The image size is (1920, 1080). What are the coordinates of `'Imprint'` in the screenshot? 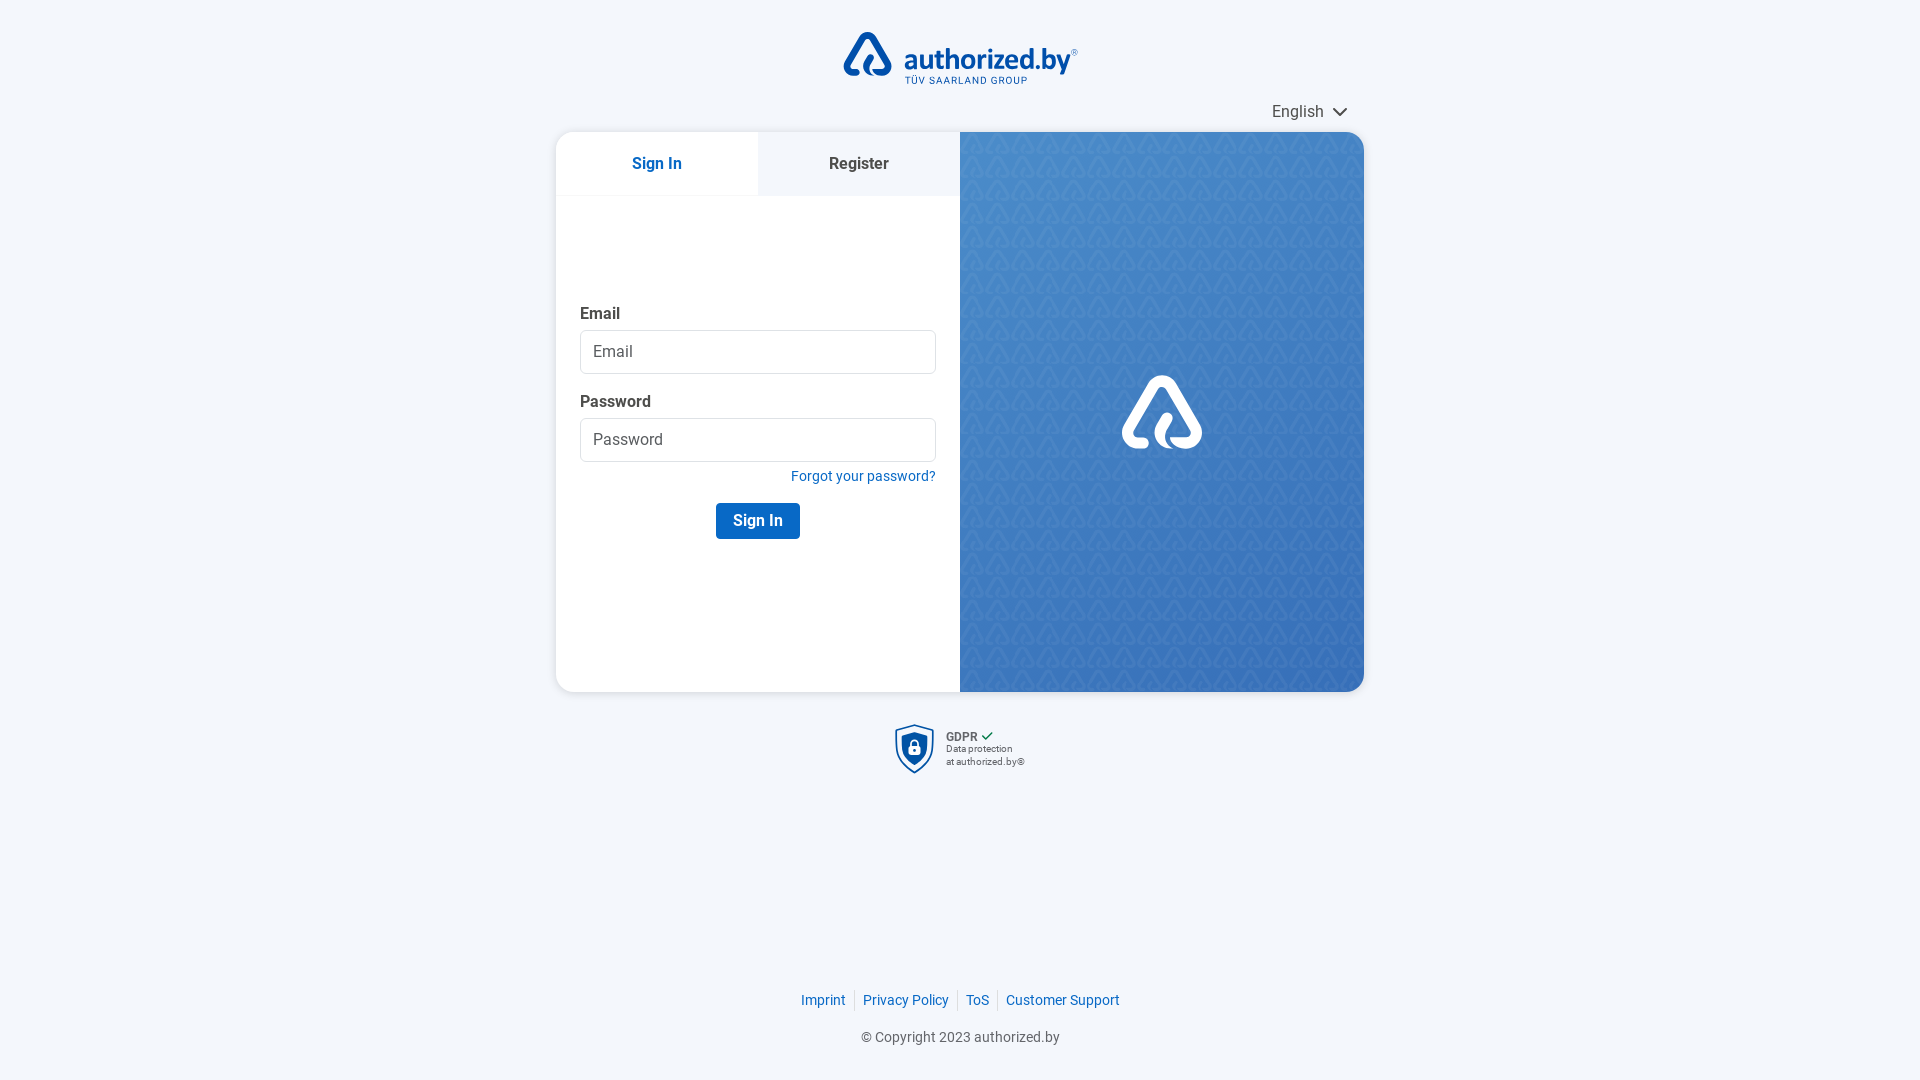 It's located at (822, 999).